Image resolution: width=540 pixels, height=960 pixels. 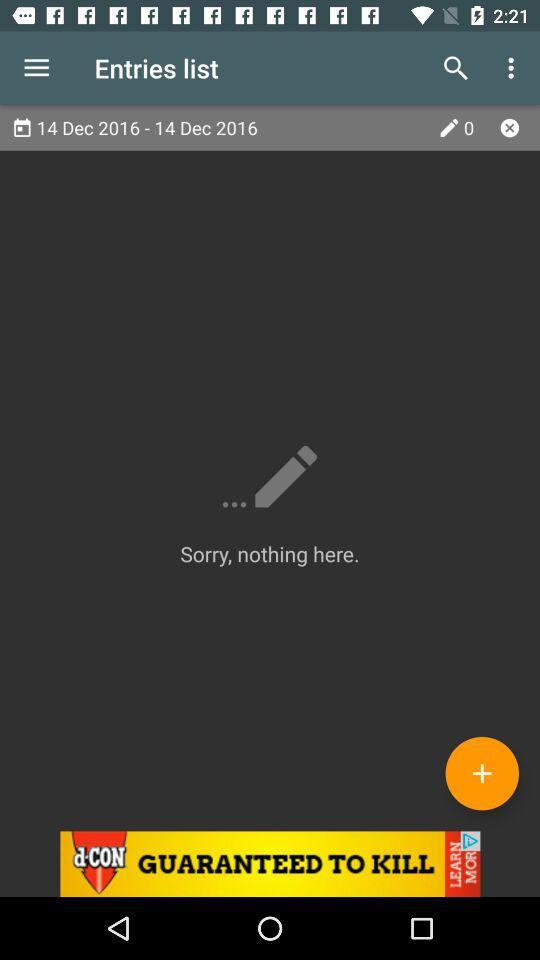 I want to click on x, so click(x=509, y=126).